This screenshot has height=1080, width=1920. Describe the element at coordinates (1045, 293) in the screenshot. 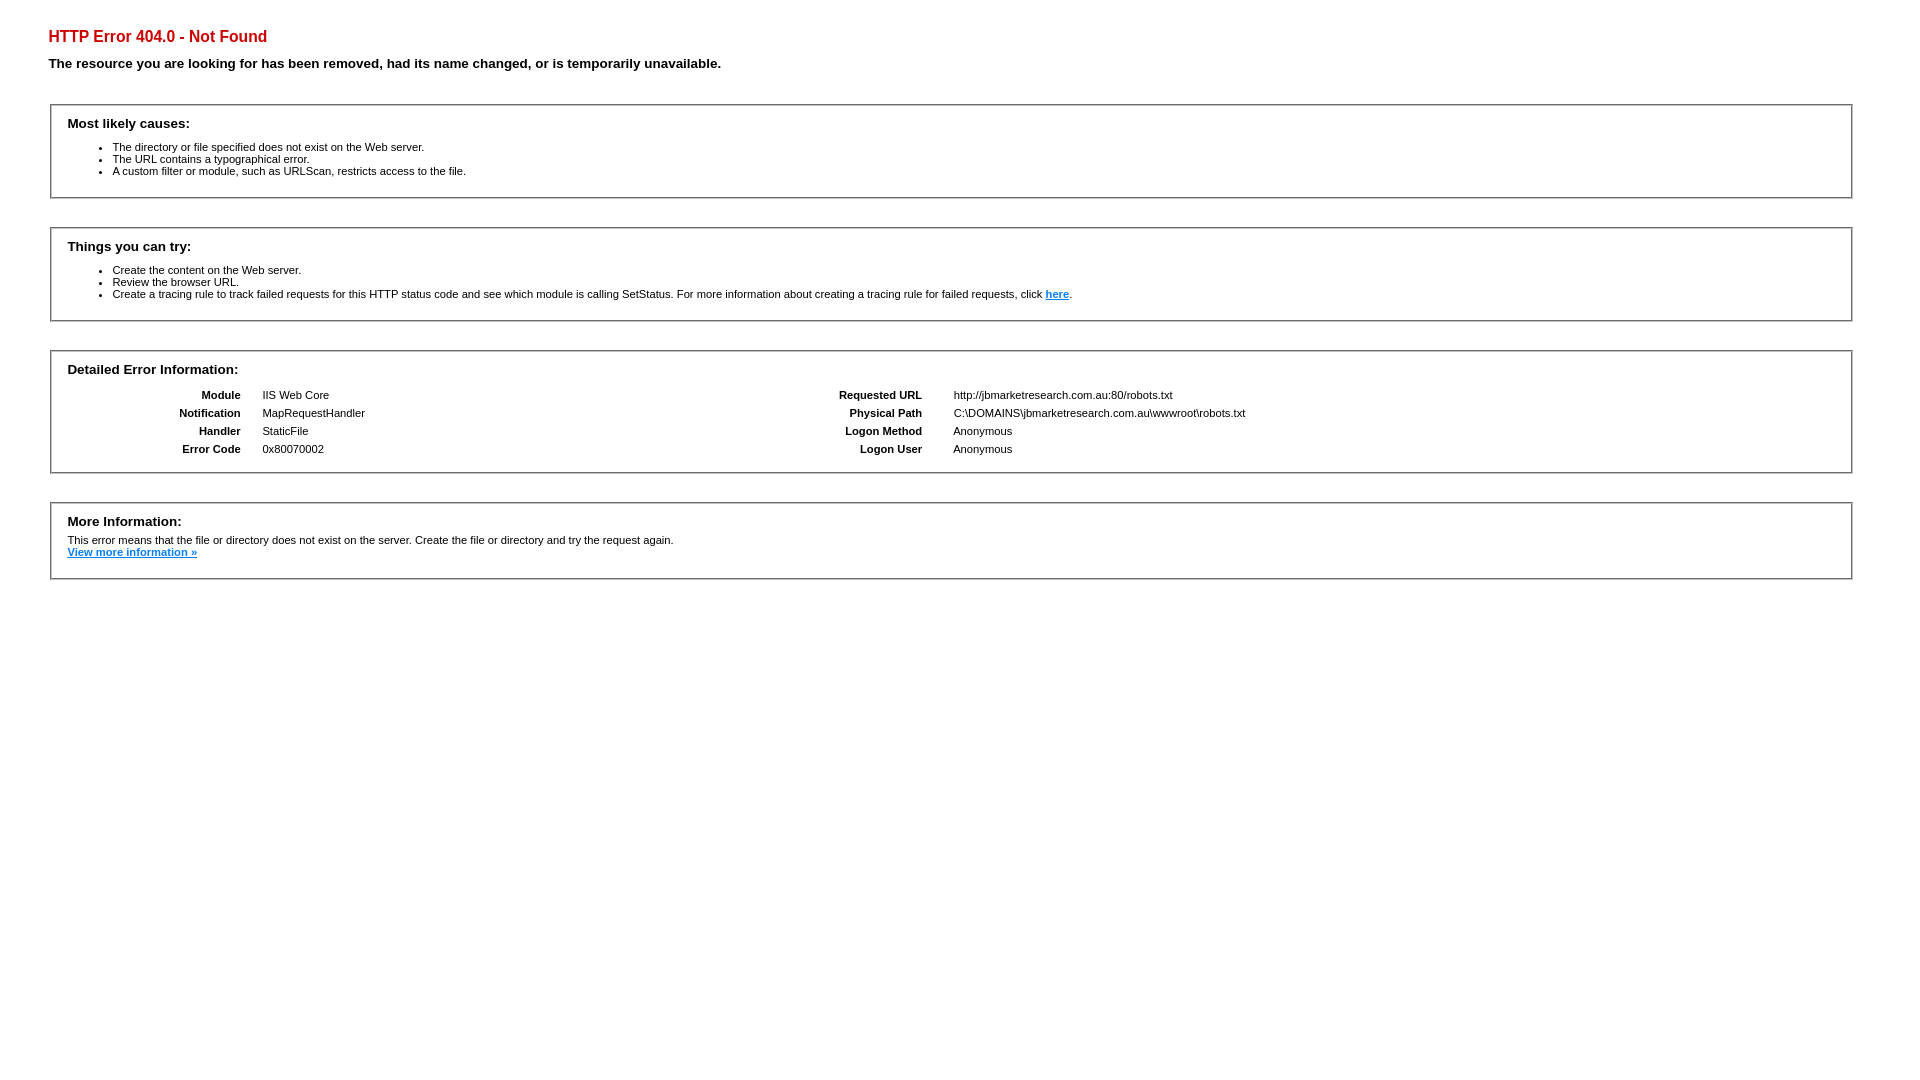

I see `'here'` at that location.